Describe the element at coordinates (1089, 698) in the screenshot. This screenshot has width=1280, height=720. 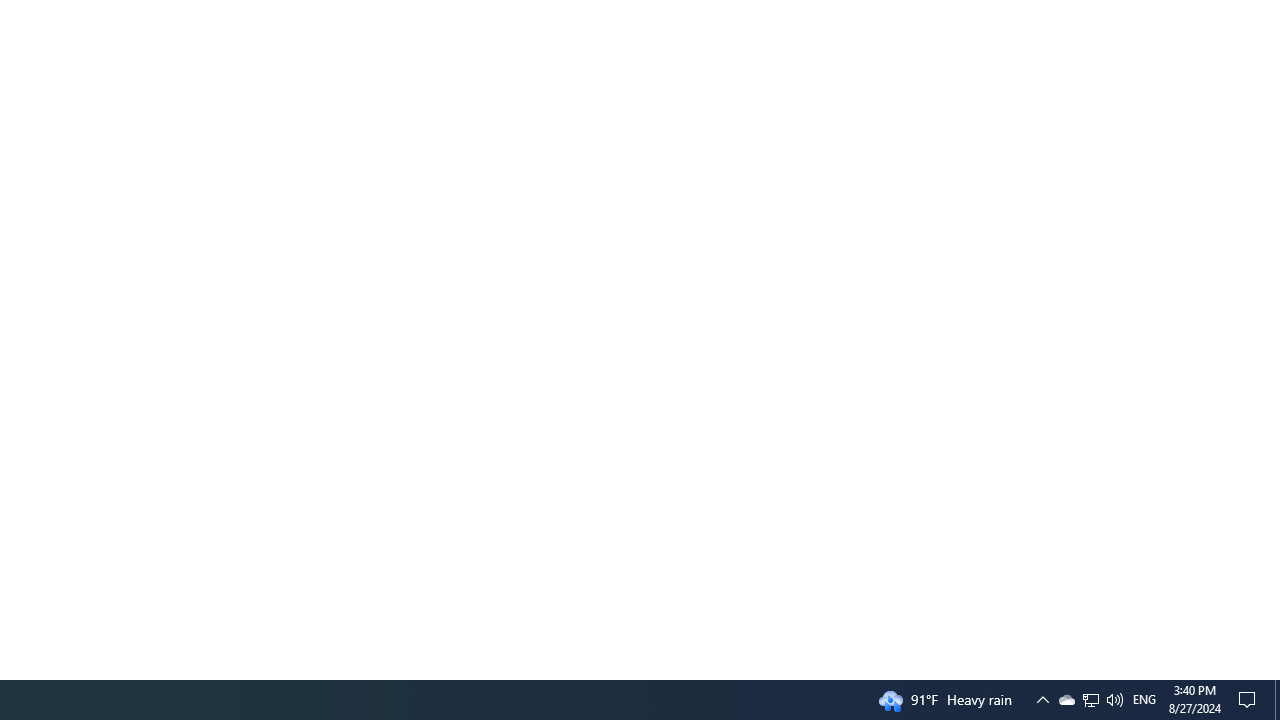
I see `'User Promoted Notification Area'` at that location.